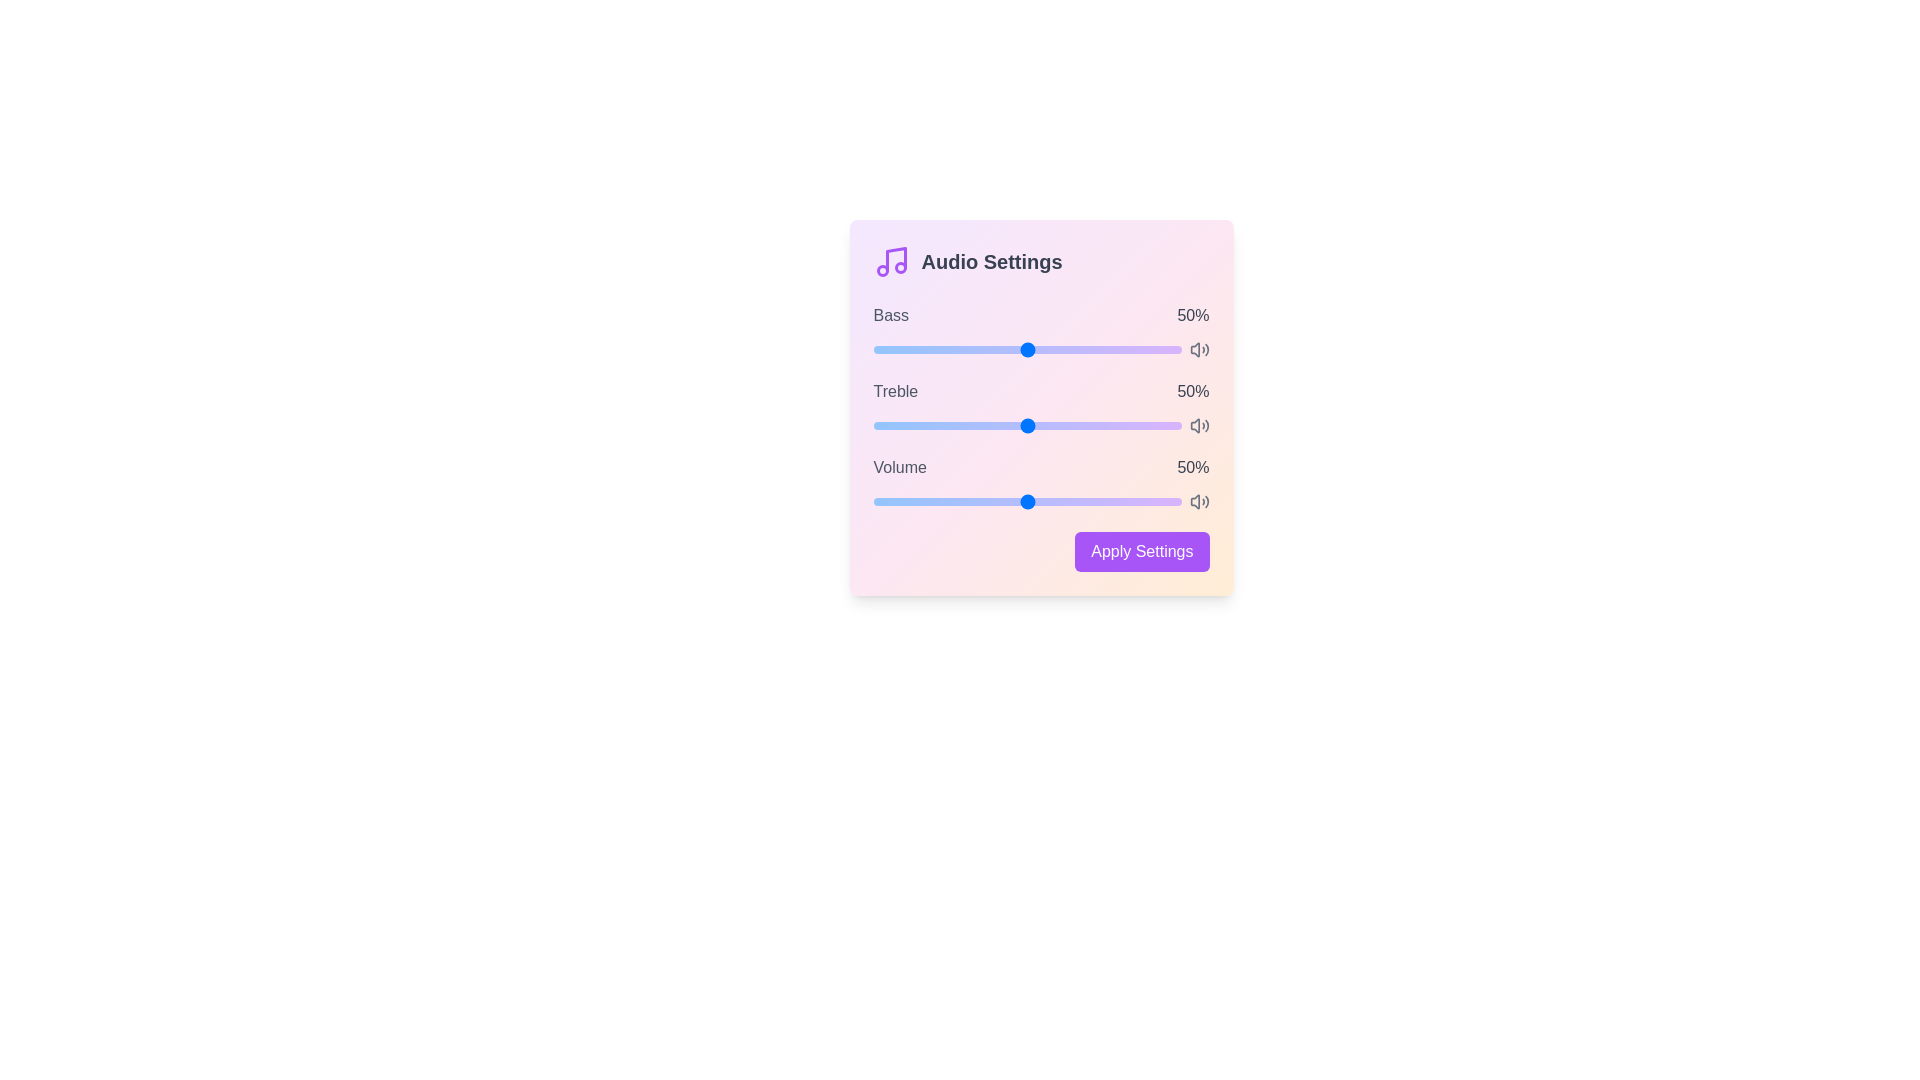  What do you see at coordinates (1142, 551) in the screenshot?
I see `the 'Apply Settings' button to apply the current audio settings` at bounding box center [1142, 551].